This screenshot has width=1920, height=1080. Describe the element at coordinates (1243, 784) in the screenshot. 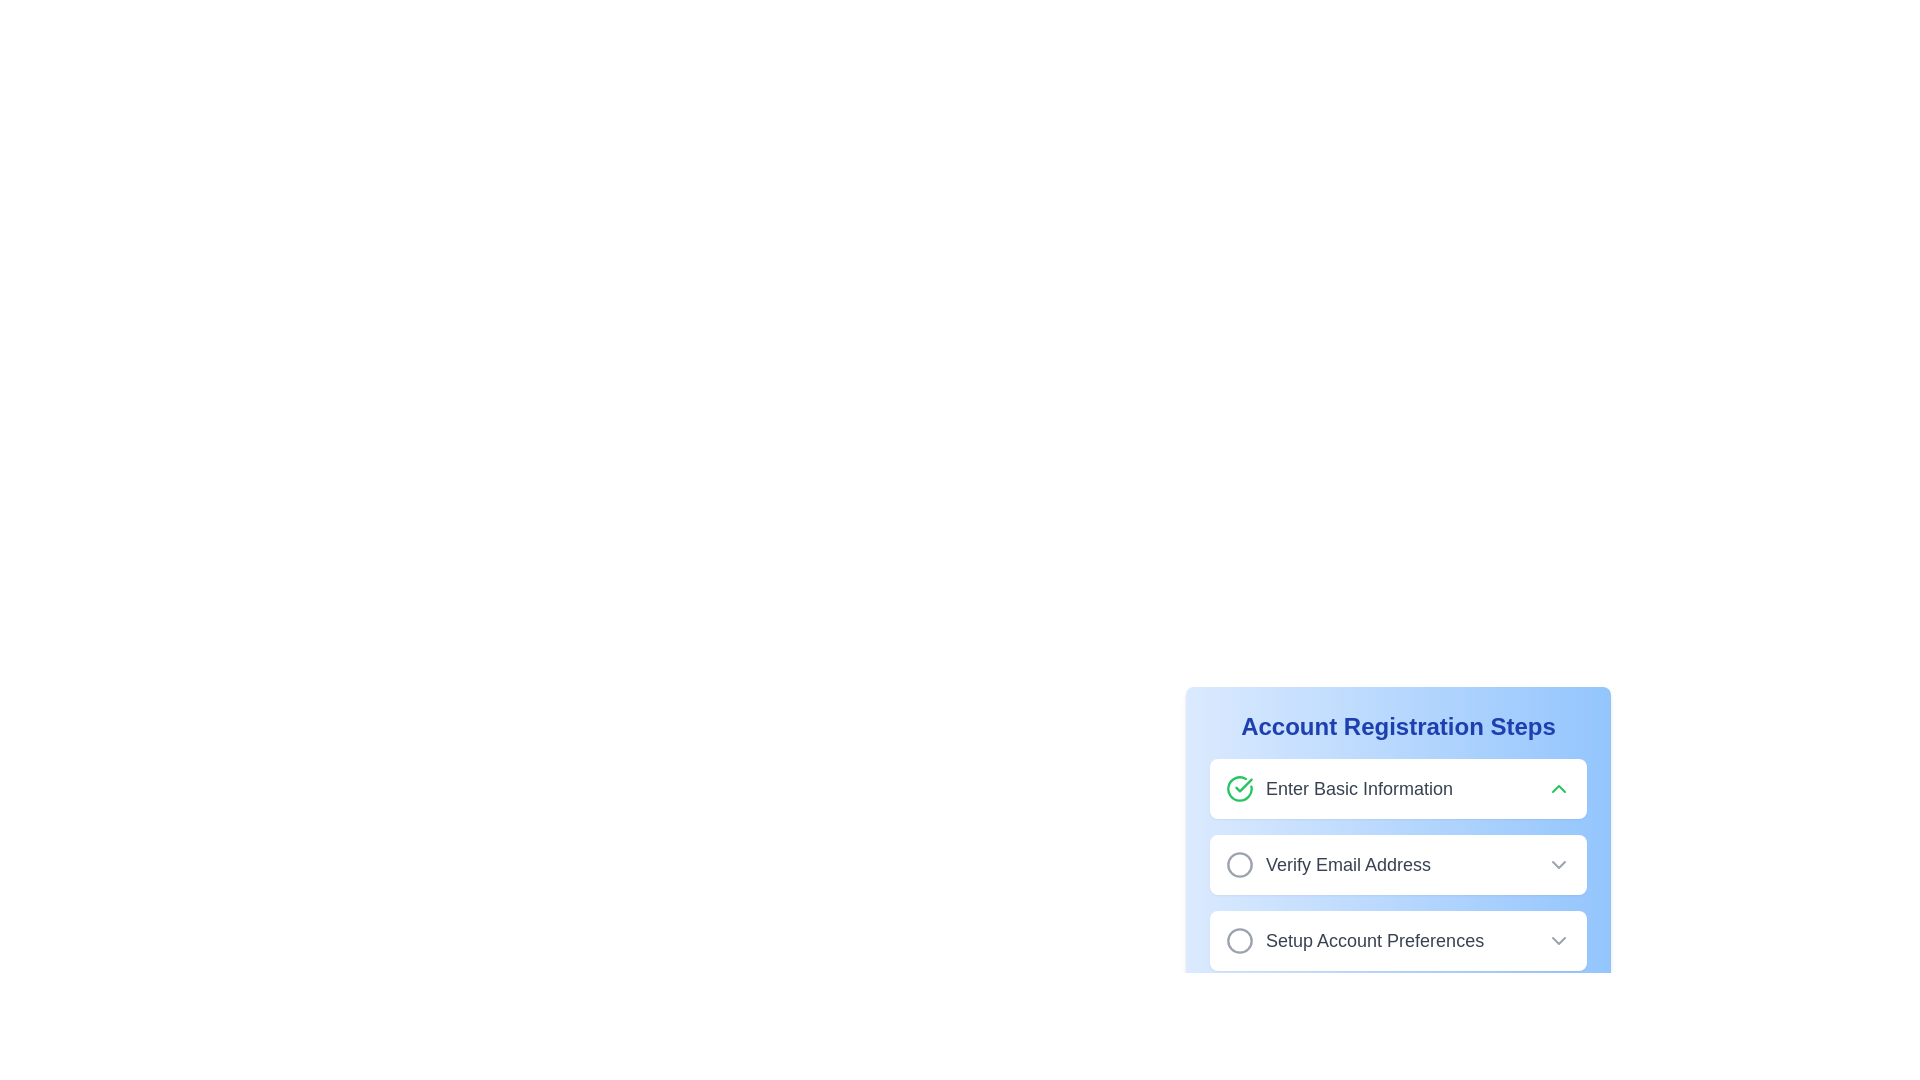

I see `the graphical icon indicating successful completion of the 'Enter Basic Information' step in the registration process, located near the left side of the step header` at that location.